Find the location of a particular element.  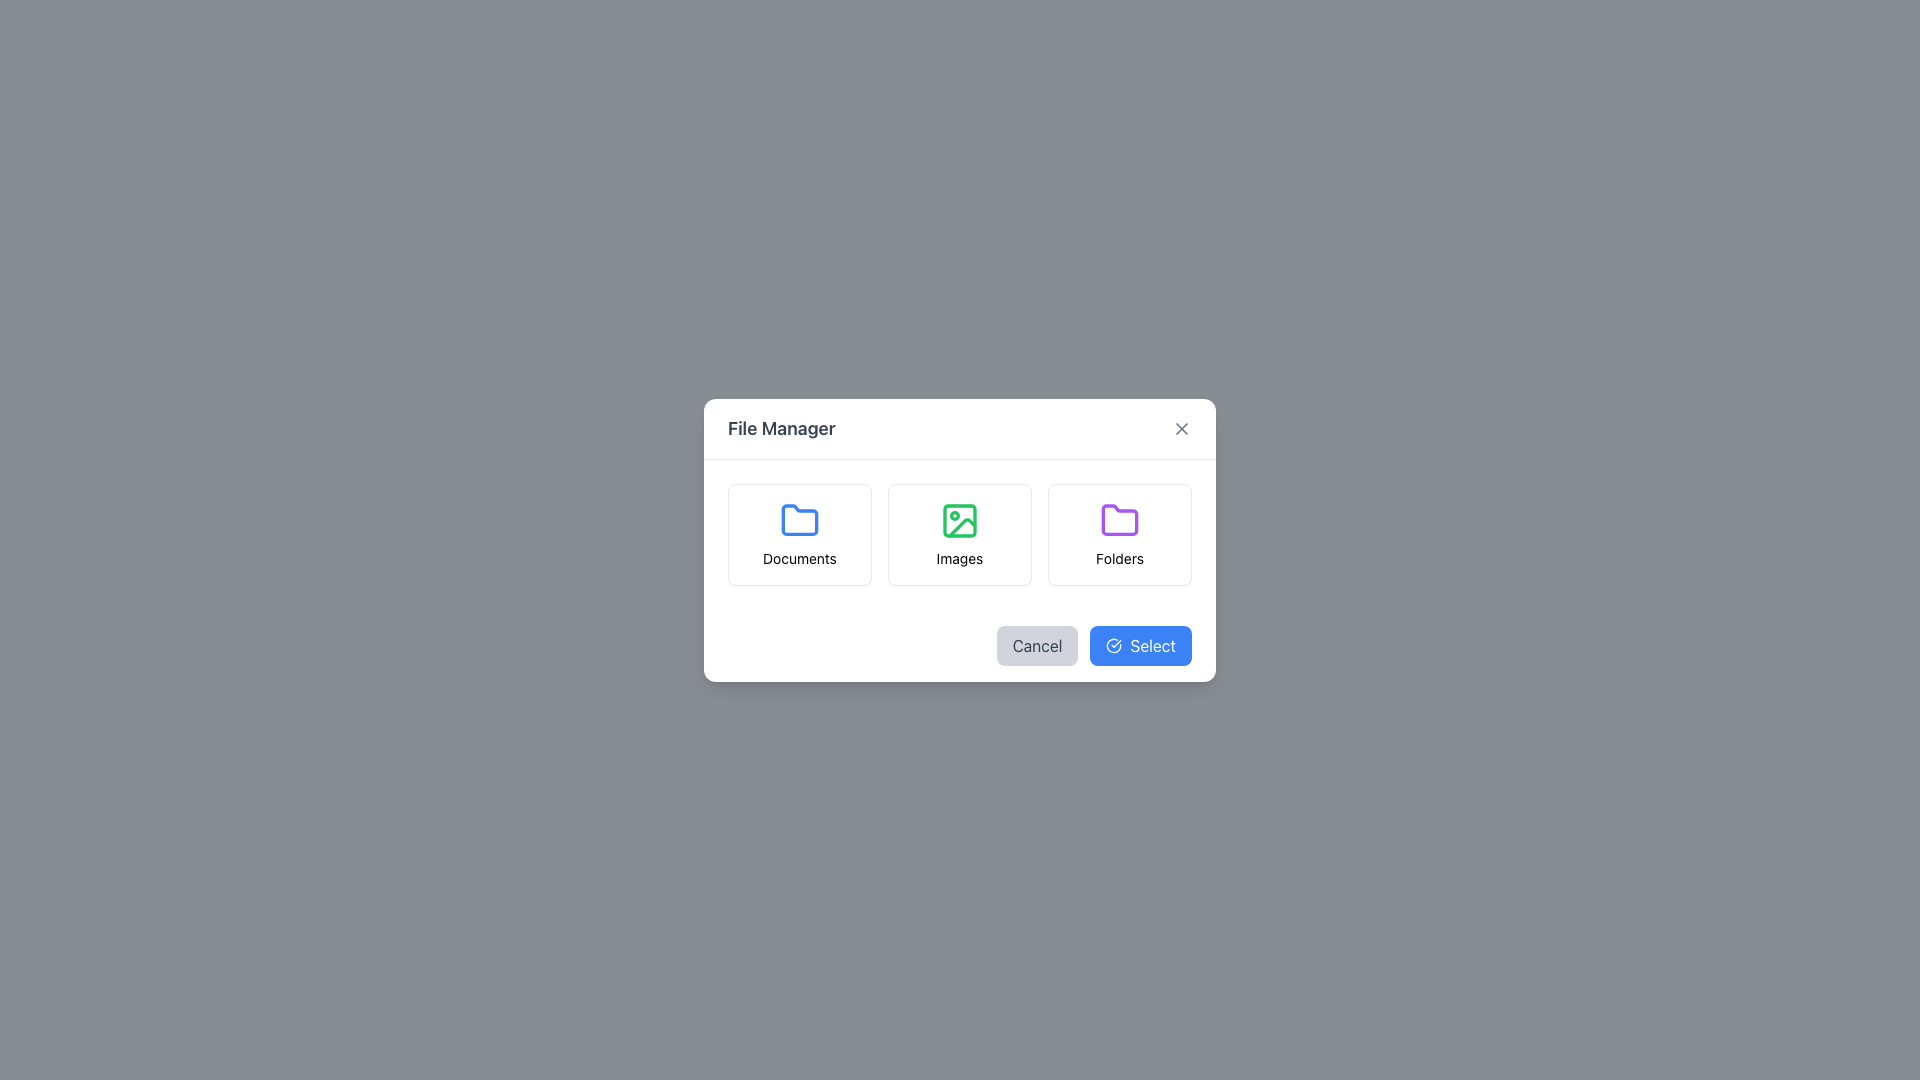

the checkmark icon inside the 'Select' button, positioned on the bottom right of the modal, immediately to the left of the button text is located at coordinates (1113, 645).